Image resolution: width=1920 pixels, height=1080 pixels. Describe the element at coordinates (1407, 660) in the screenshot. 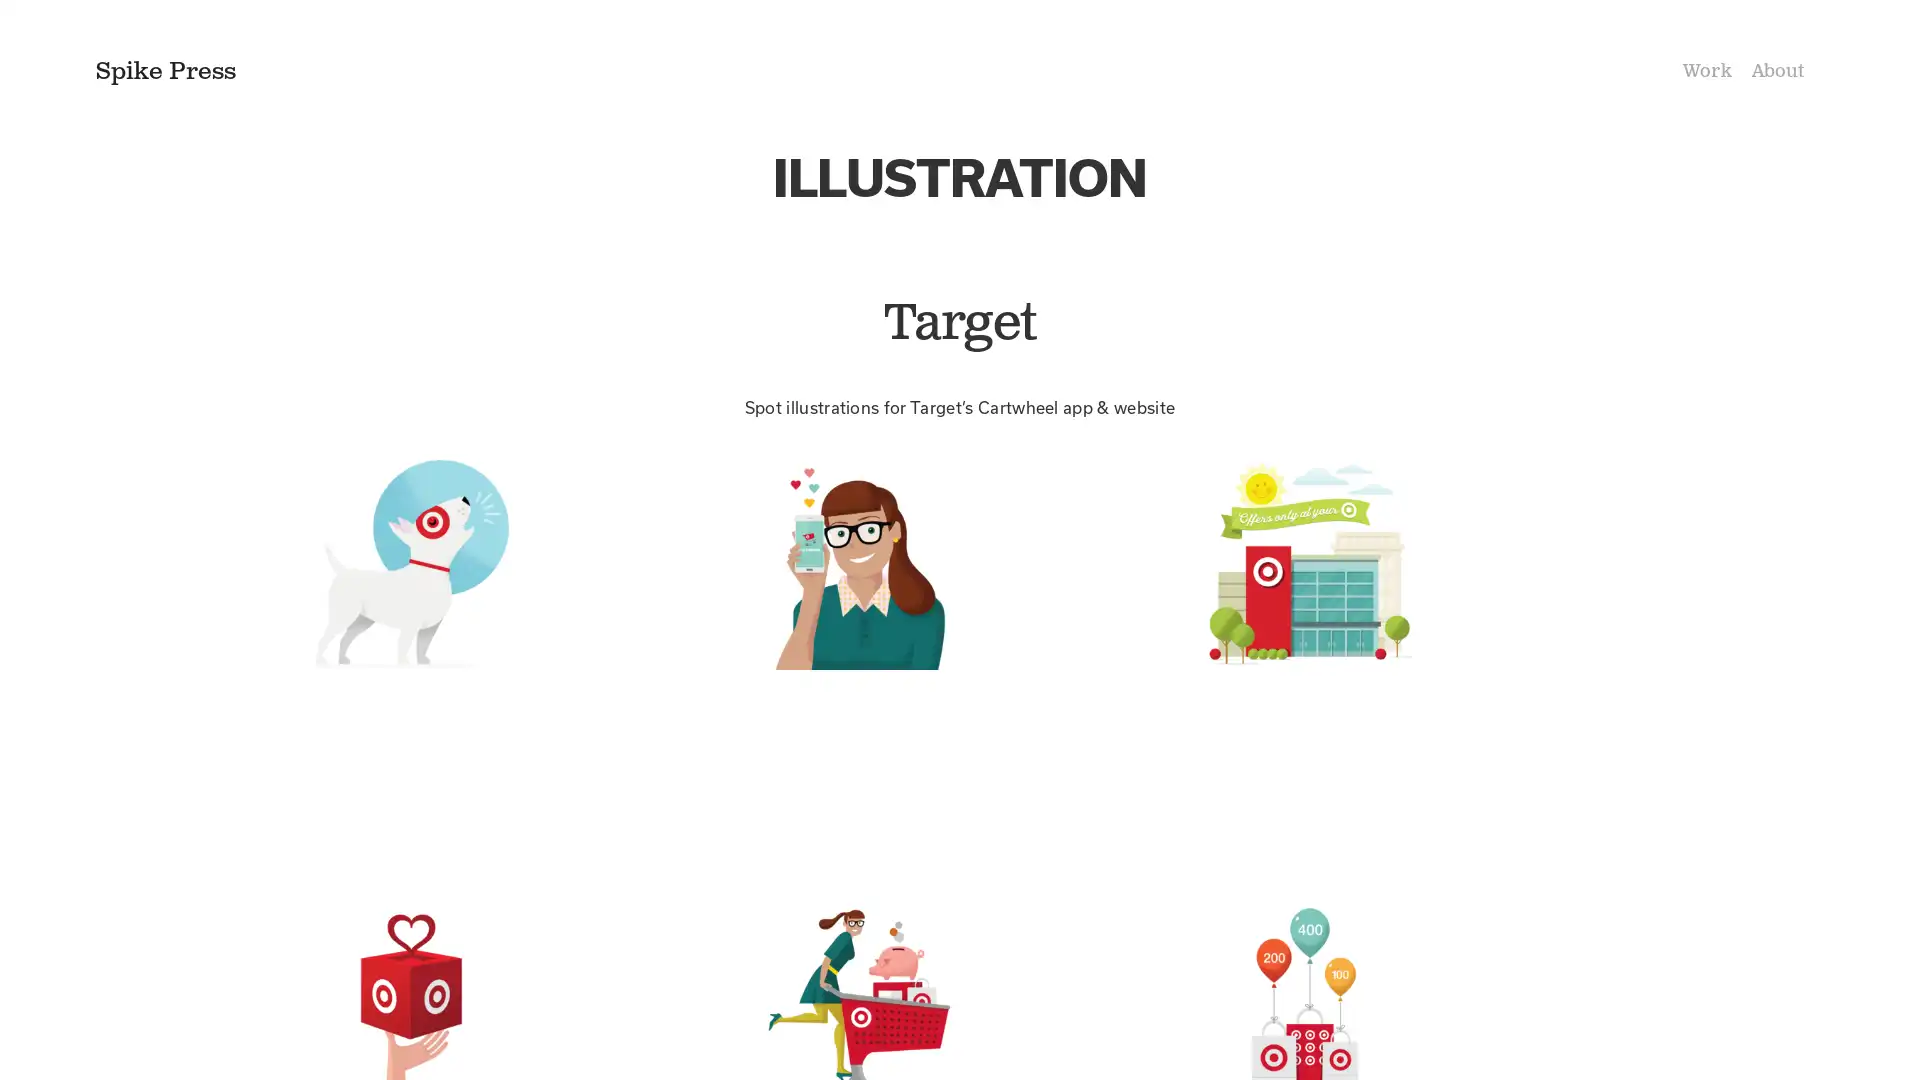

I see `View fullsize 03.png` at that location.